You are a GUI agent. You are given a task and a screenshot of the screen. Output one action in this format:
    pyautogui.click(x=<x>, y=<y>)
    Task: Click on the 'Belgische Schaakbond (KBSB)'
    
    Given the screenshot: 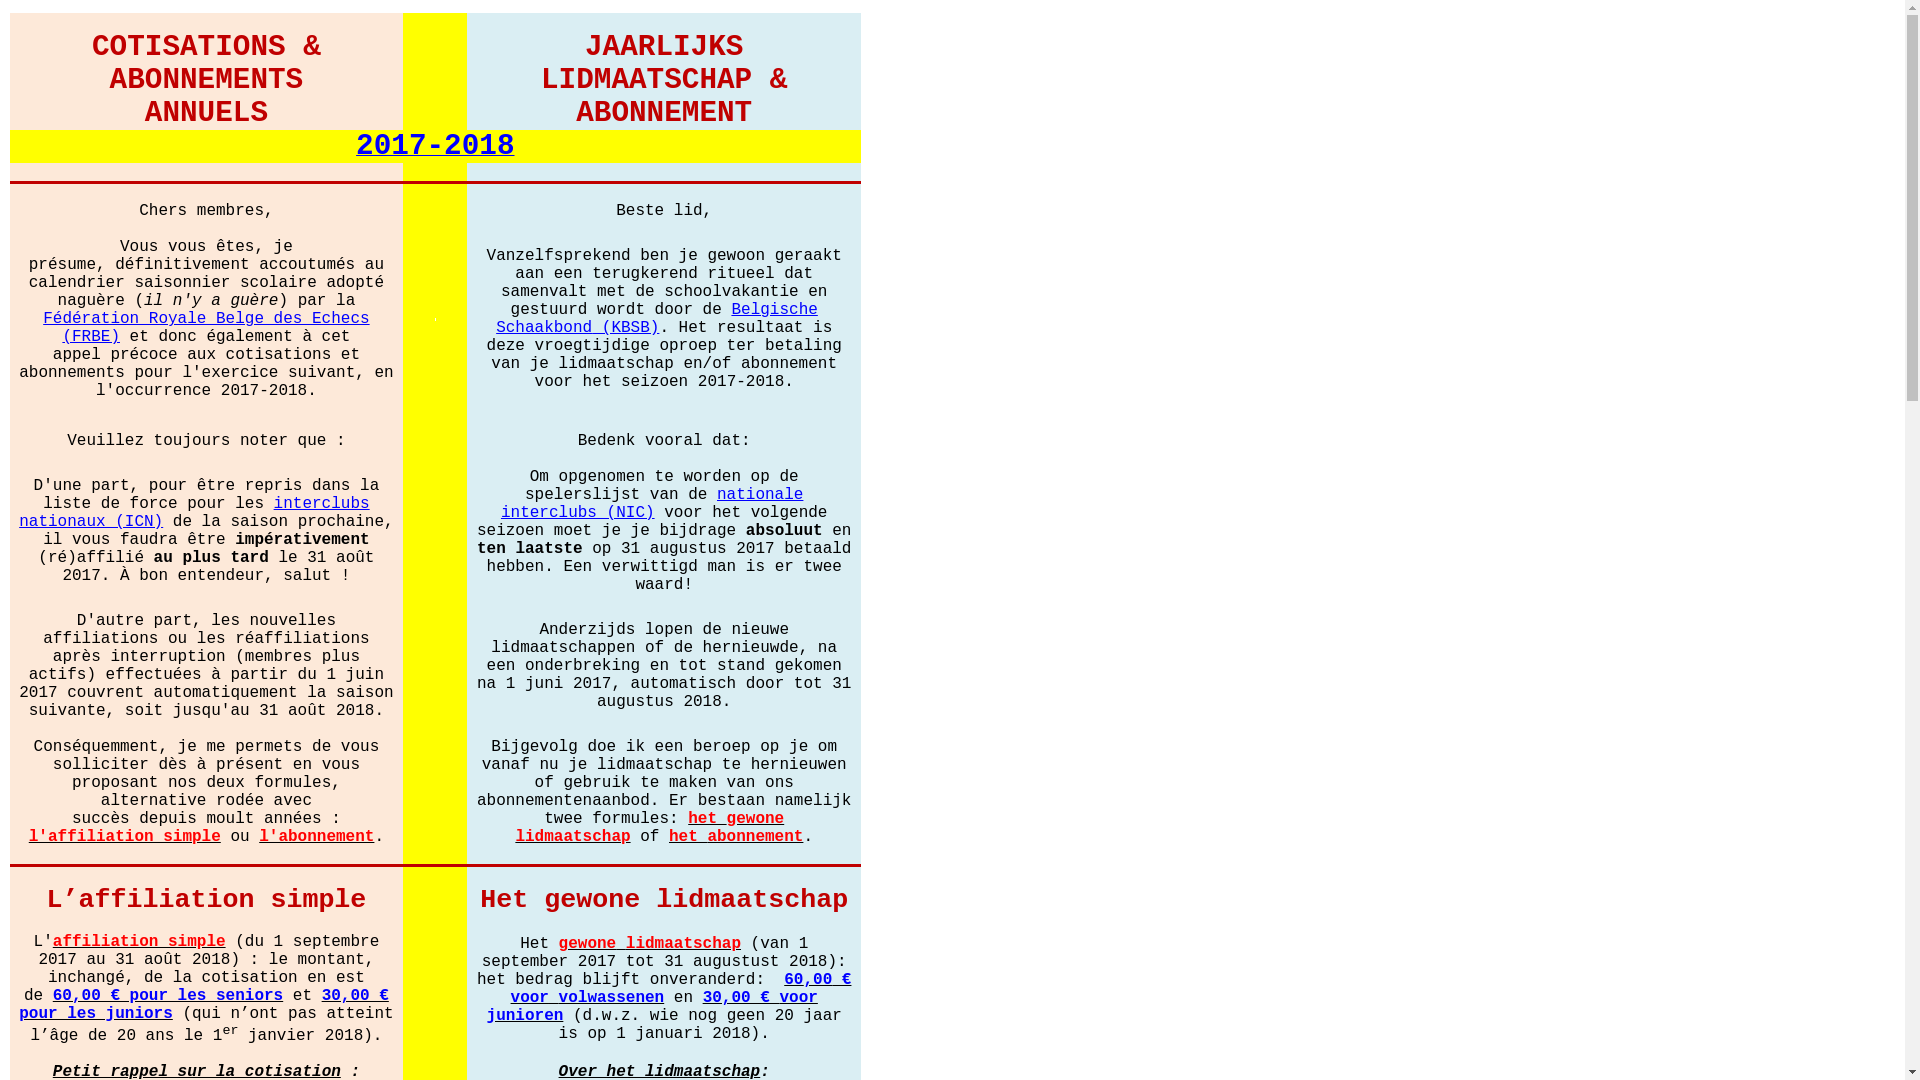 What is the action you would take?
    pyautogui.click(x=657, y=316)
    